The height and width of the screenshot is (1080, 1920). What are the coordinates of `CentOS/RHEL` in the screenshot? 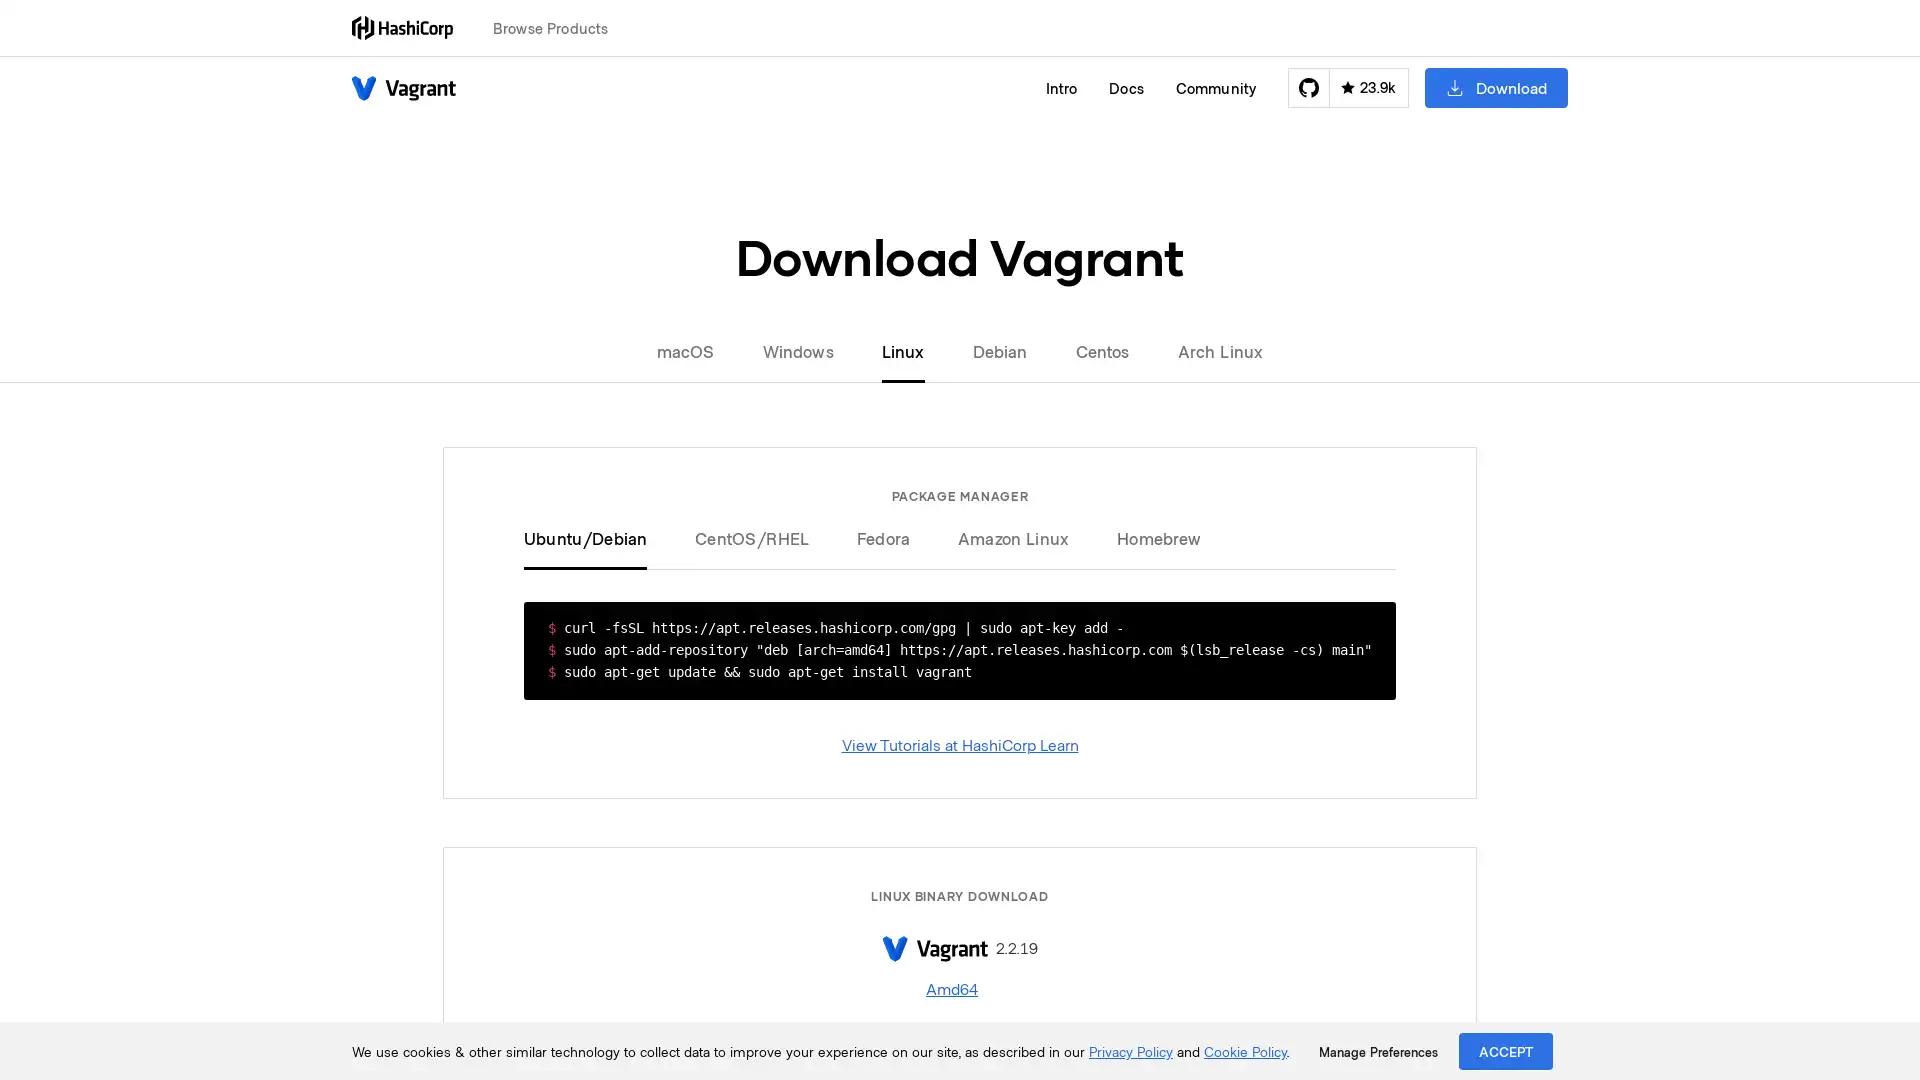 It's located at (751, 536).